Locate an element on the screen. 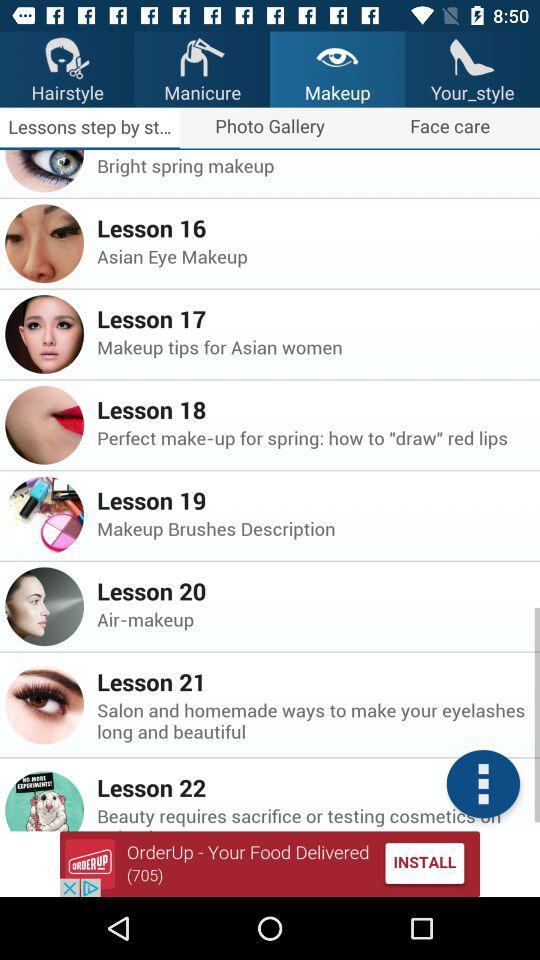 The height and width of the screenshot is (960, 540). the more icon is located at coordinates (482, 784).